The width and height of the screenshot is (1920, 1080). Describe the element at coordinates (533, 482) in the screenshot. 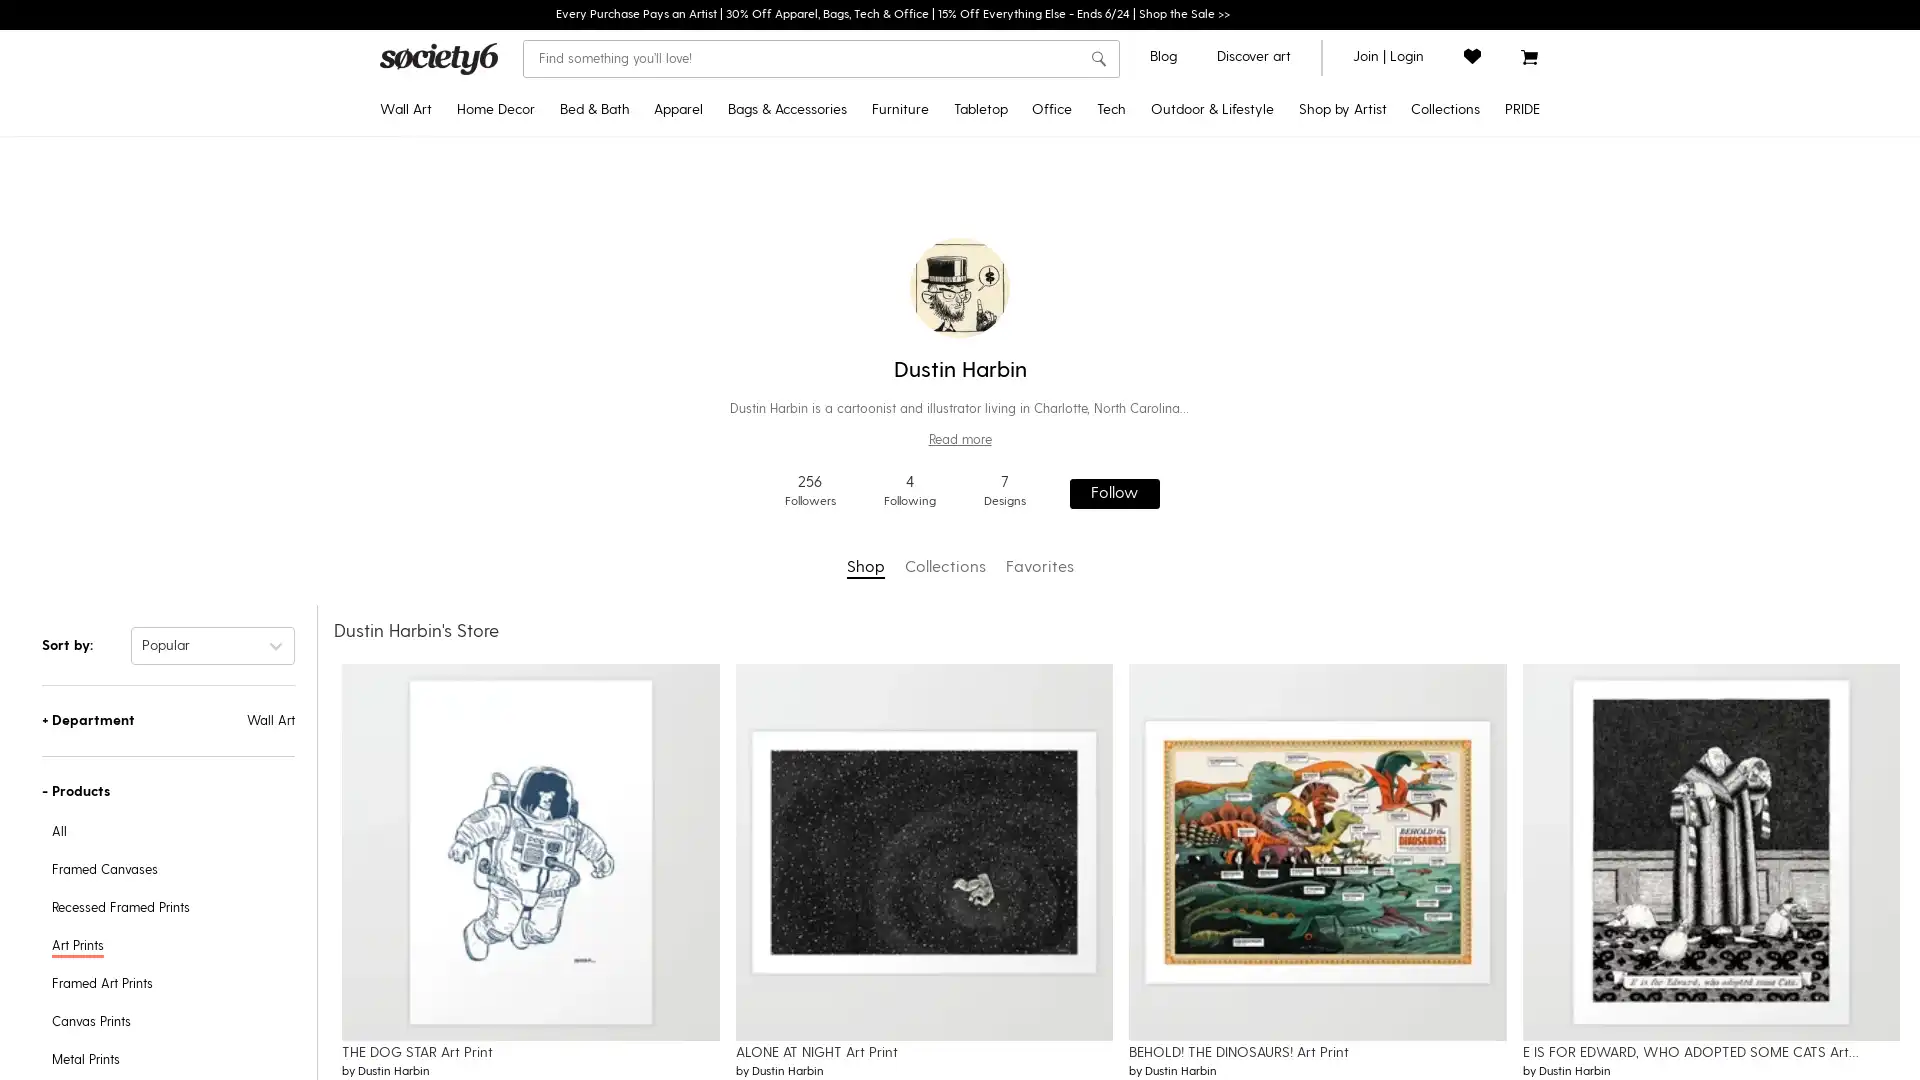

I see `Wallpaper` at that location.